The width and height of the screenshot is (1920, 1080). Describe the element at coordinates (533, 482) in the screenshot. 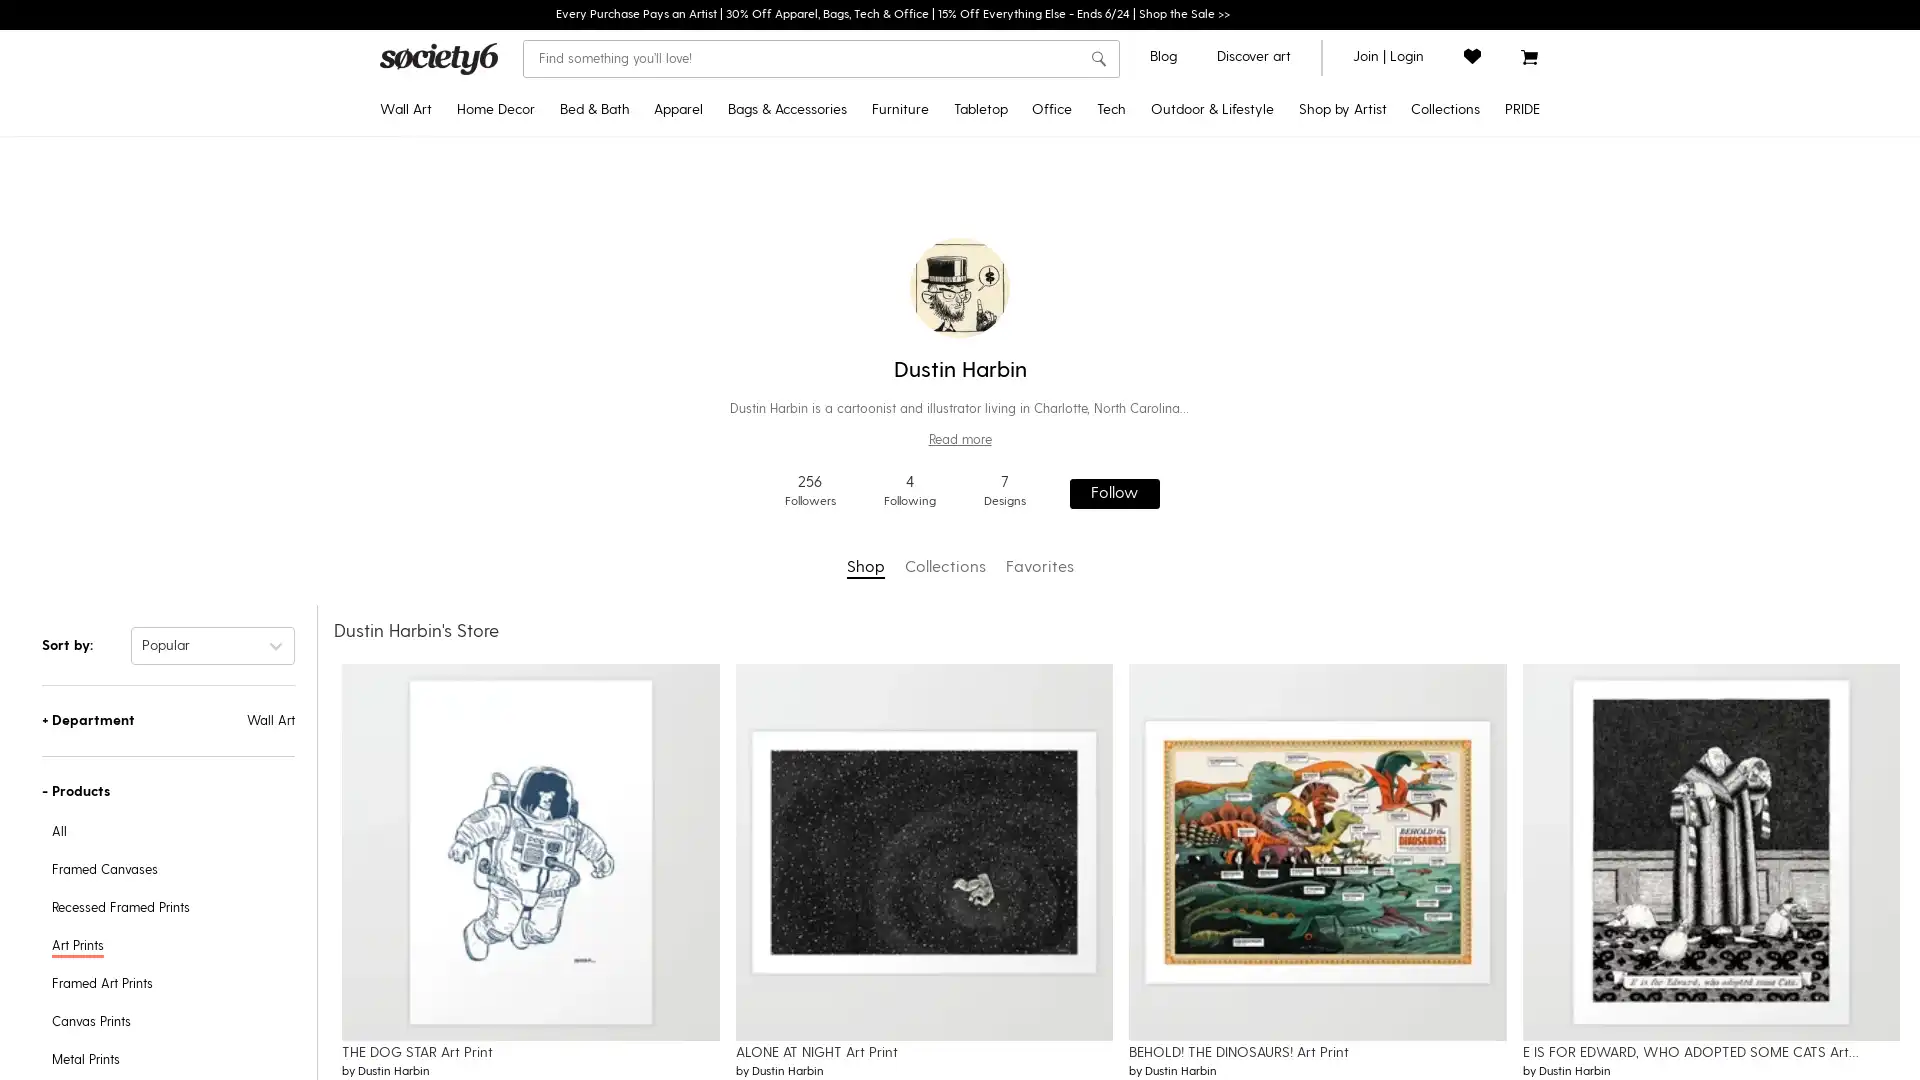

I see `Wallpaper` at that location.